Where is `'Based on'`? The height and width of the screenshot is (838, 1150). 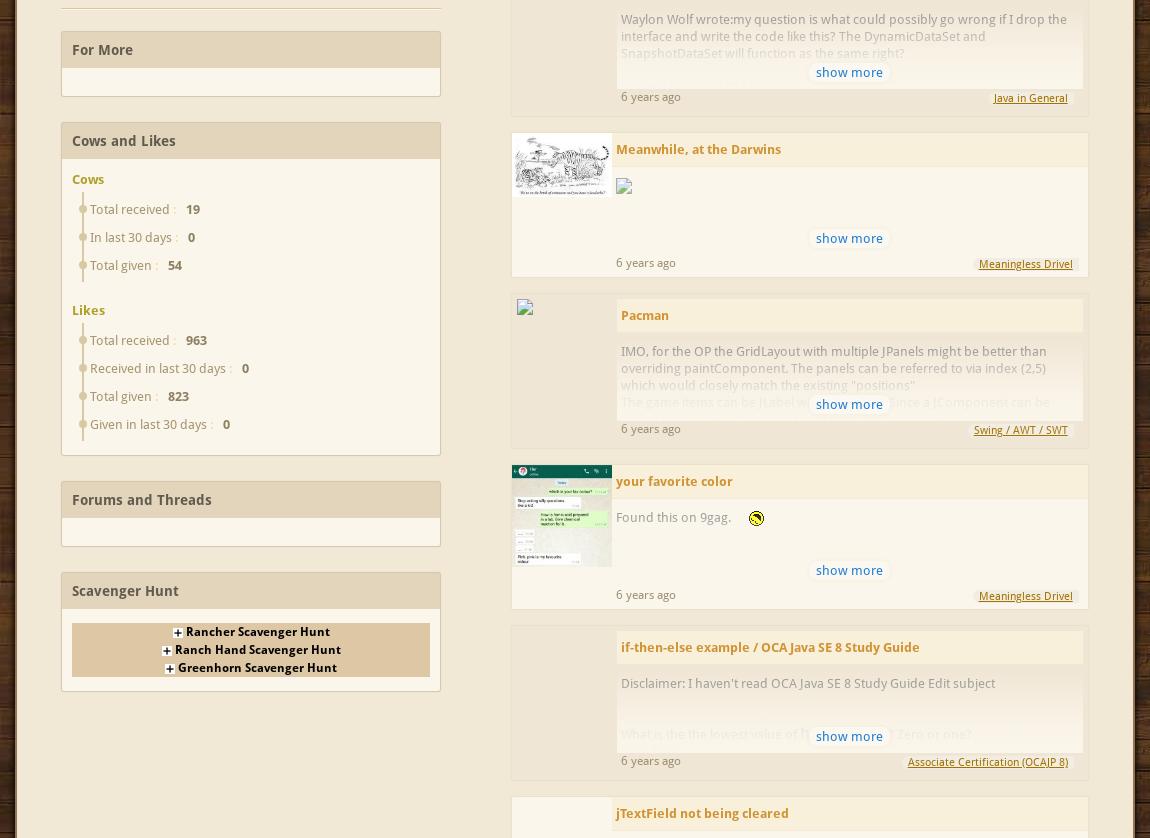
'Based on' is located at coordinates (647, 750).